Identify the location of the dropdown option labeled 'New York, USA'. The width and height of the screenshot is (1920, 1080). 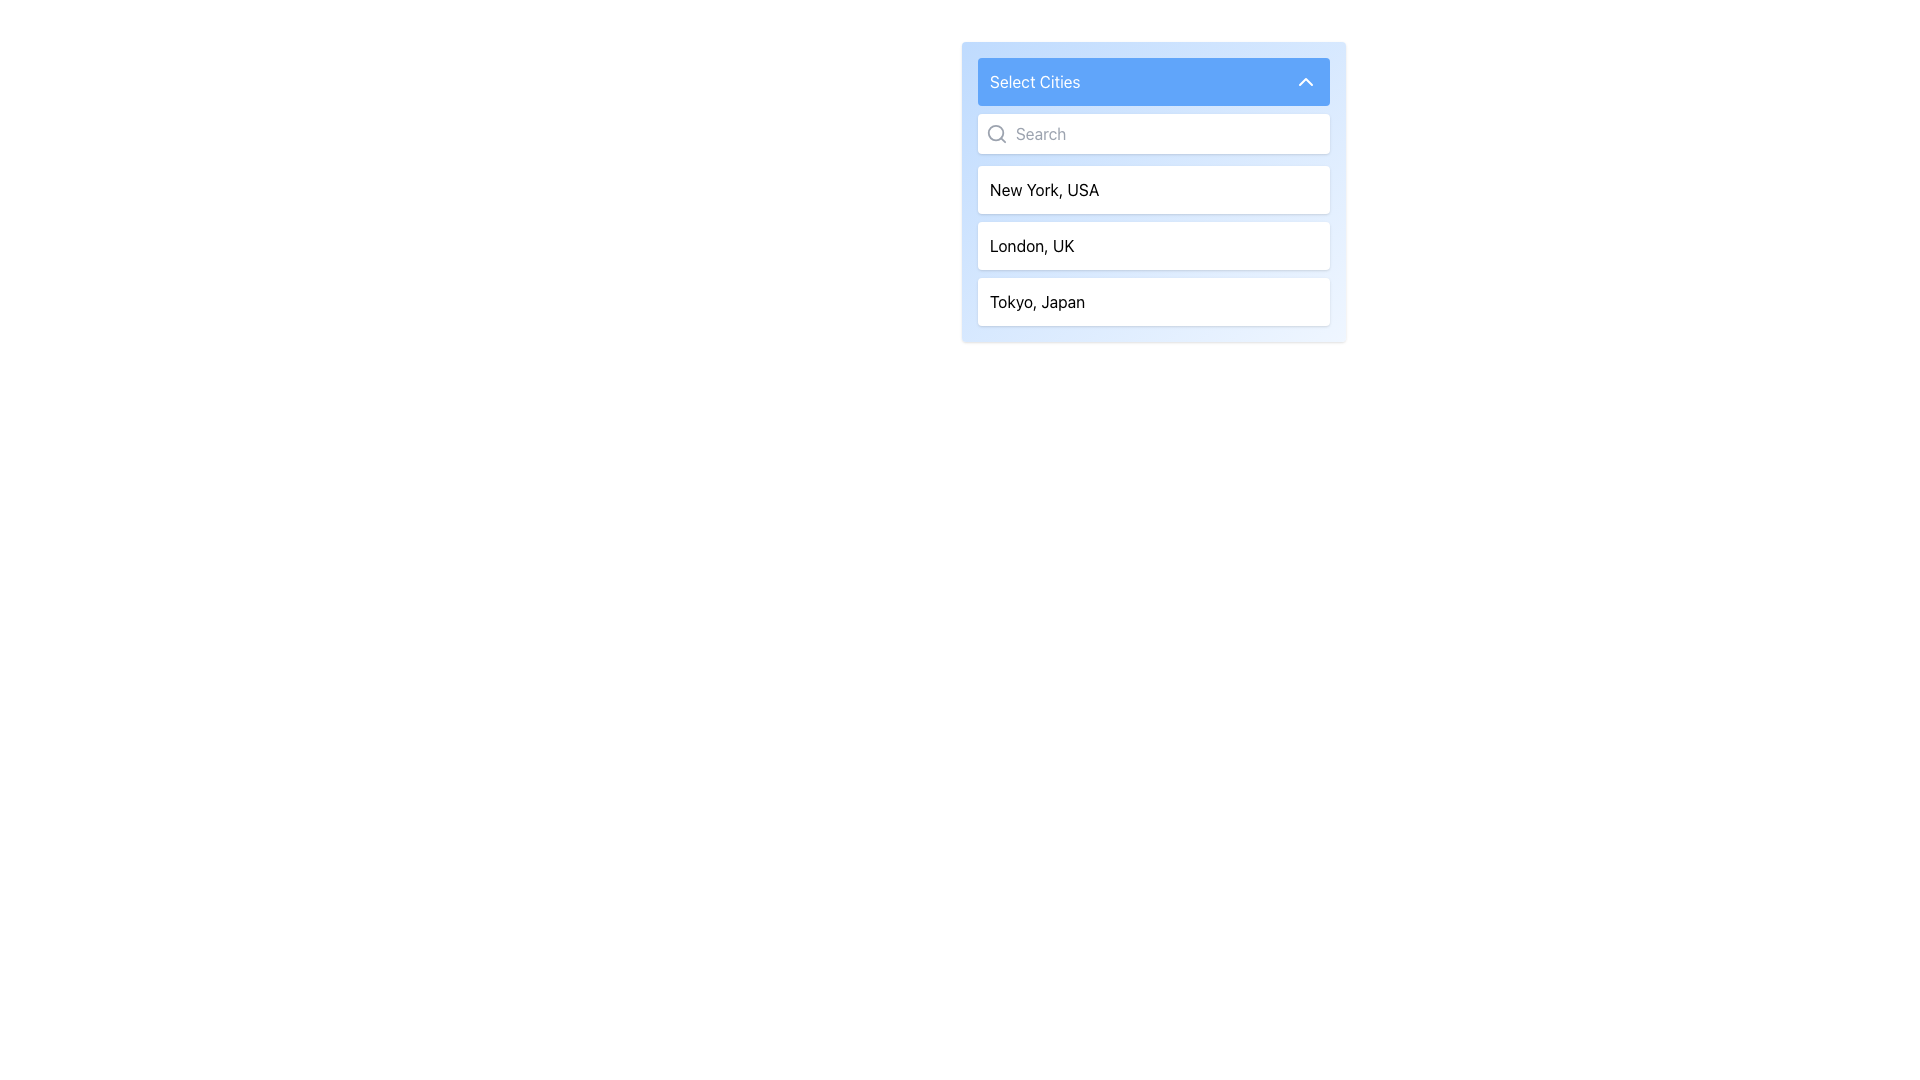
(1153, 192).